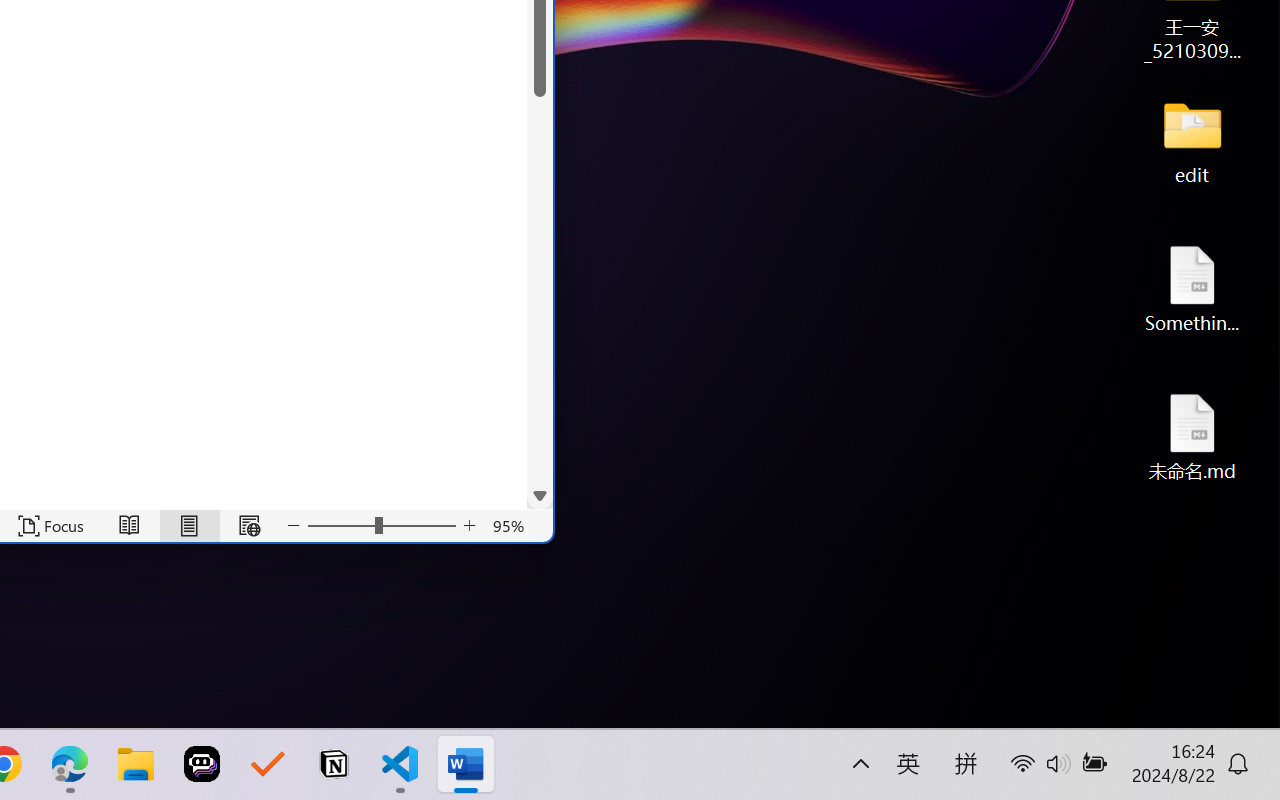  What do you see at coordinates (509, 525) in the screenshot?
I see `'Zoom 95%'` at bounding box center [509, 525].